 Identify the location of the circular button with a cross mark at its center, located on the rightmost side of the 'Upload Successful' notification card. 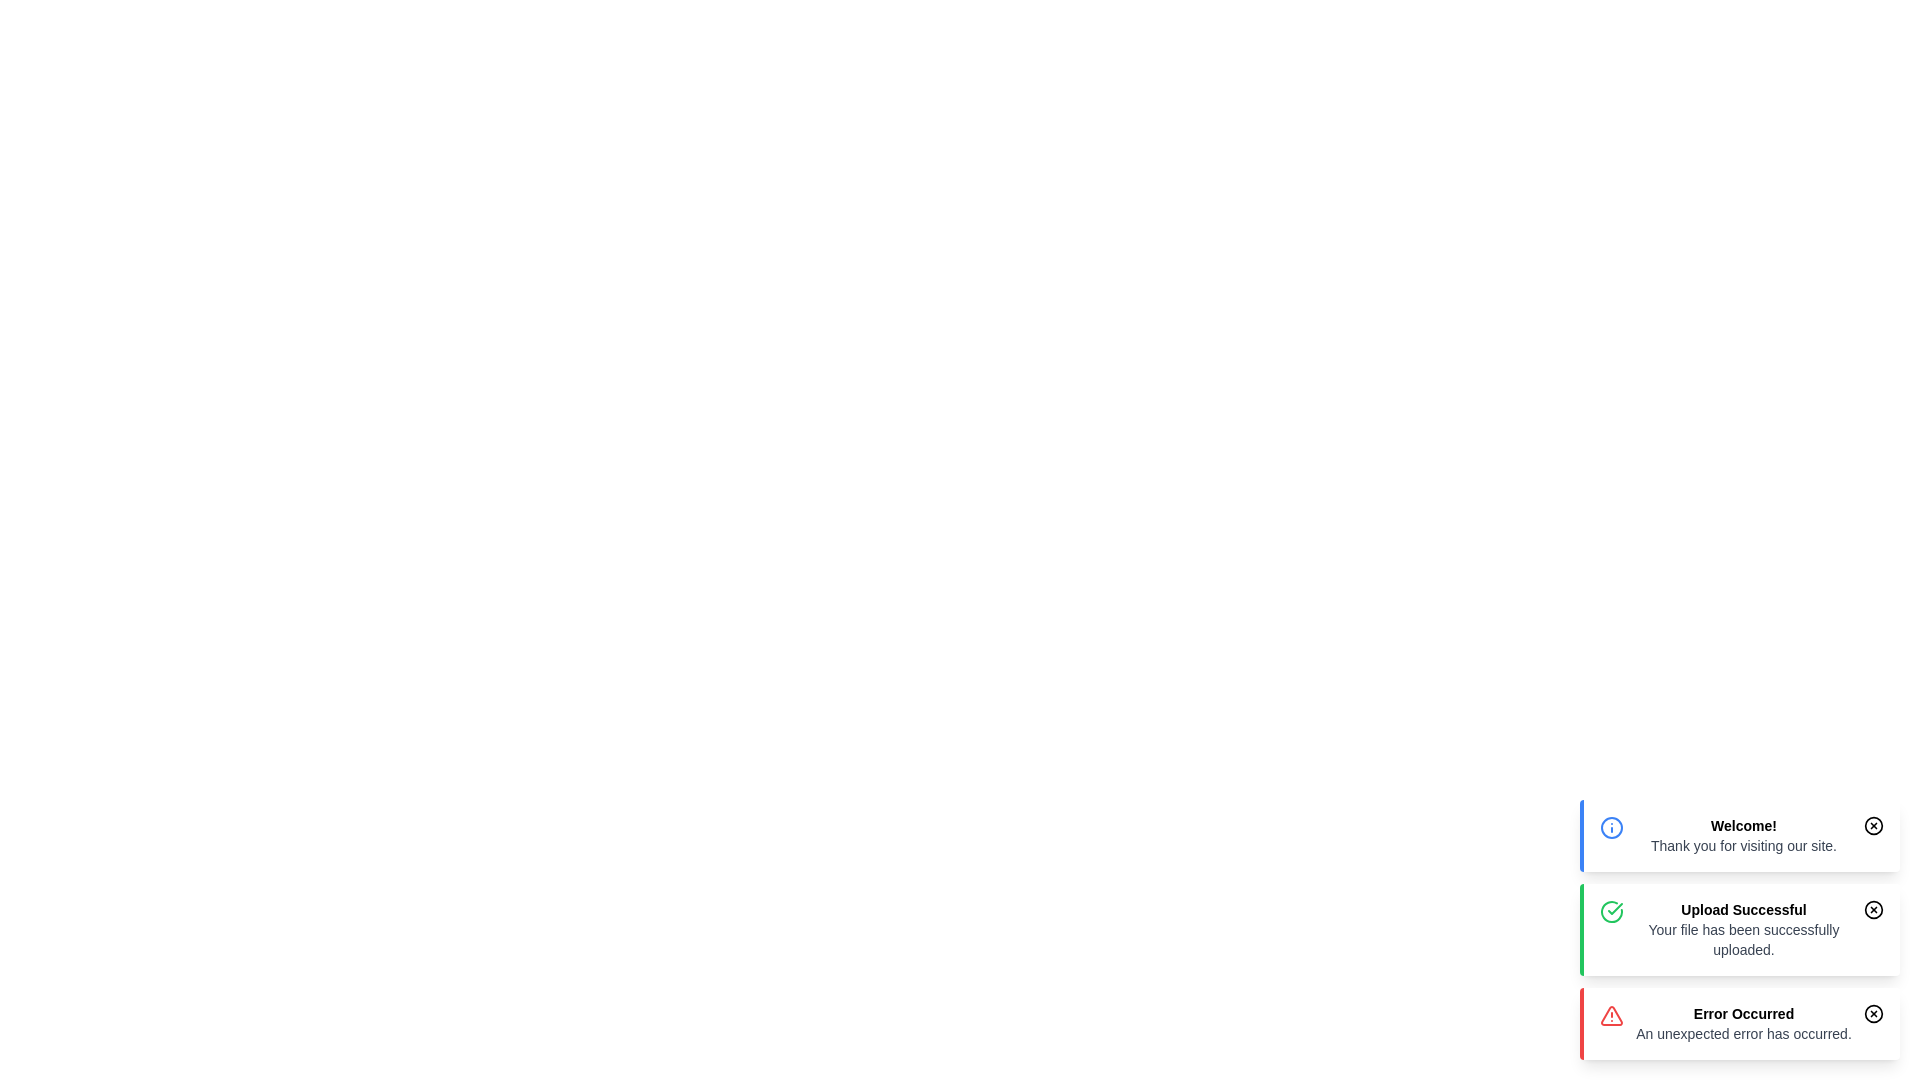
(1872, 910).